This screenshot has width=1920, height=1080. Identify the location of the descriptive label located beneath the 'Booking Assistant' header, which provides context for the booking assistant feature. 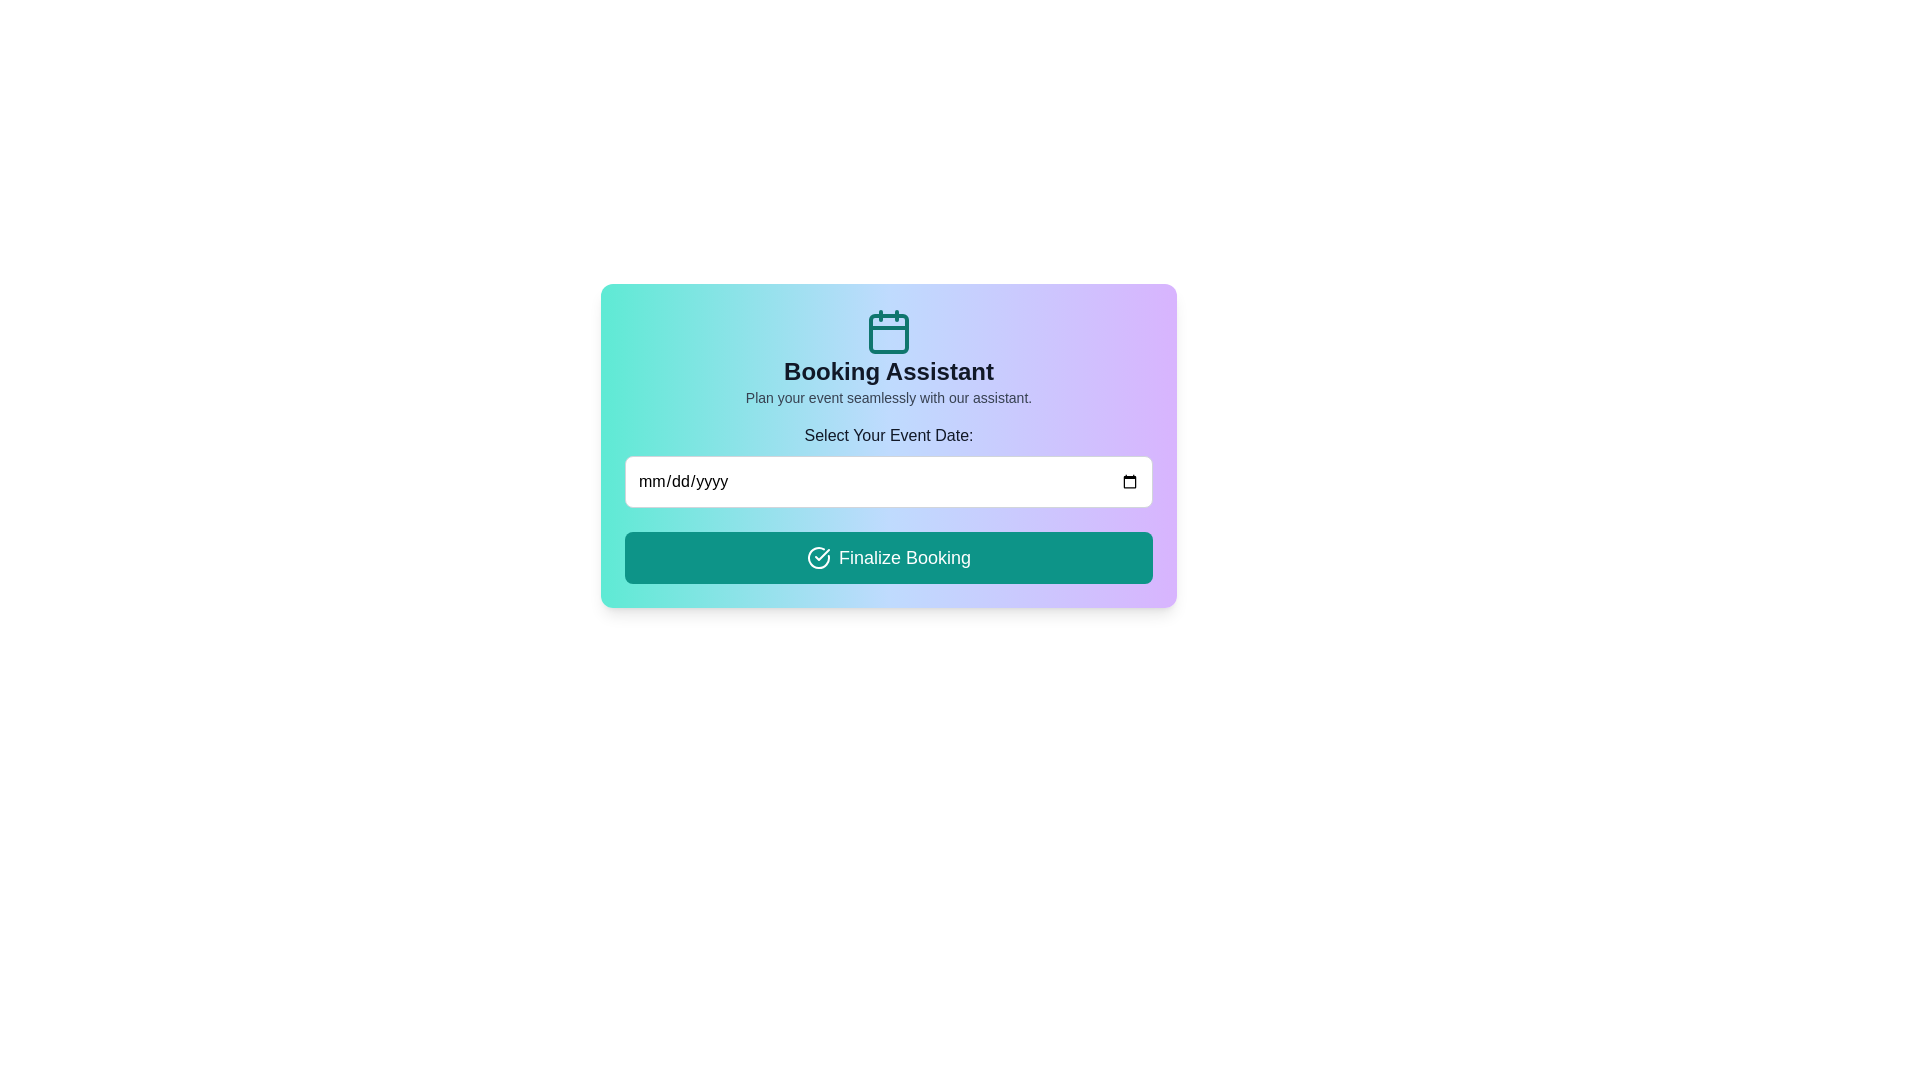
(887, 397).